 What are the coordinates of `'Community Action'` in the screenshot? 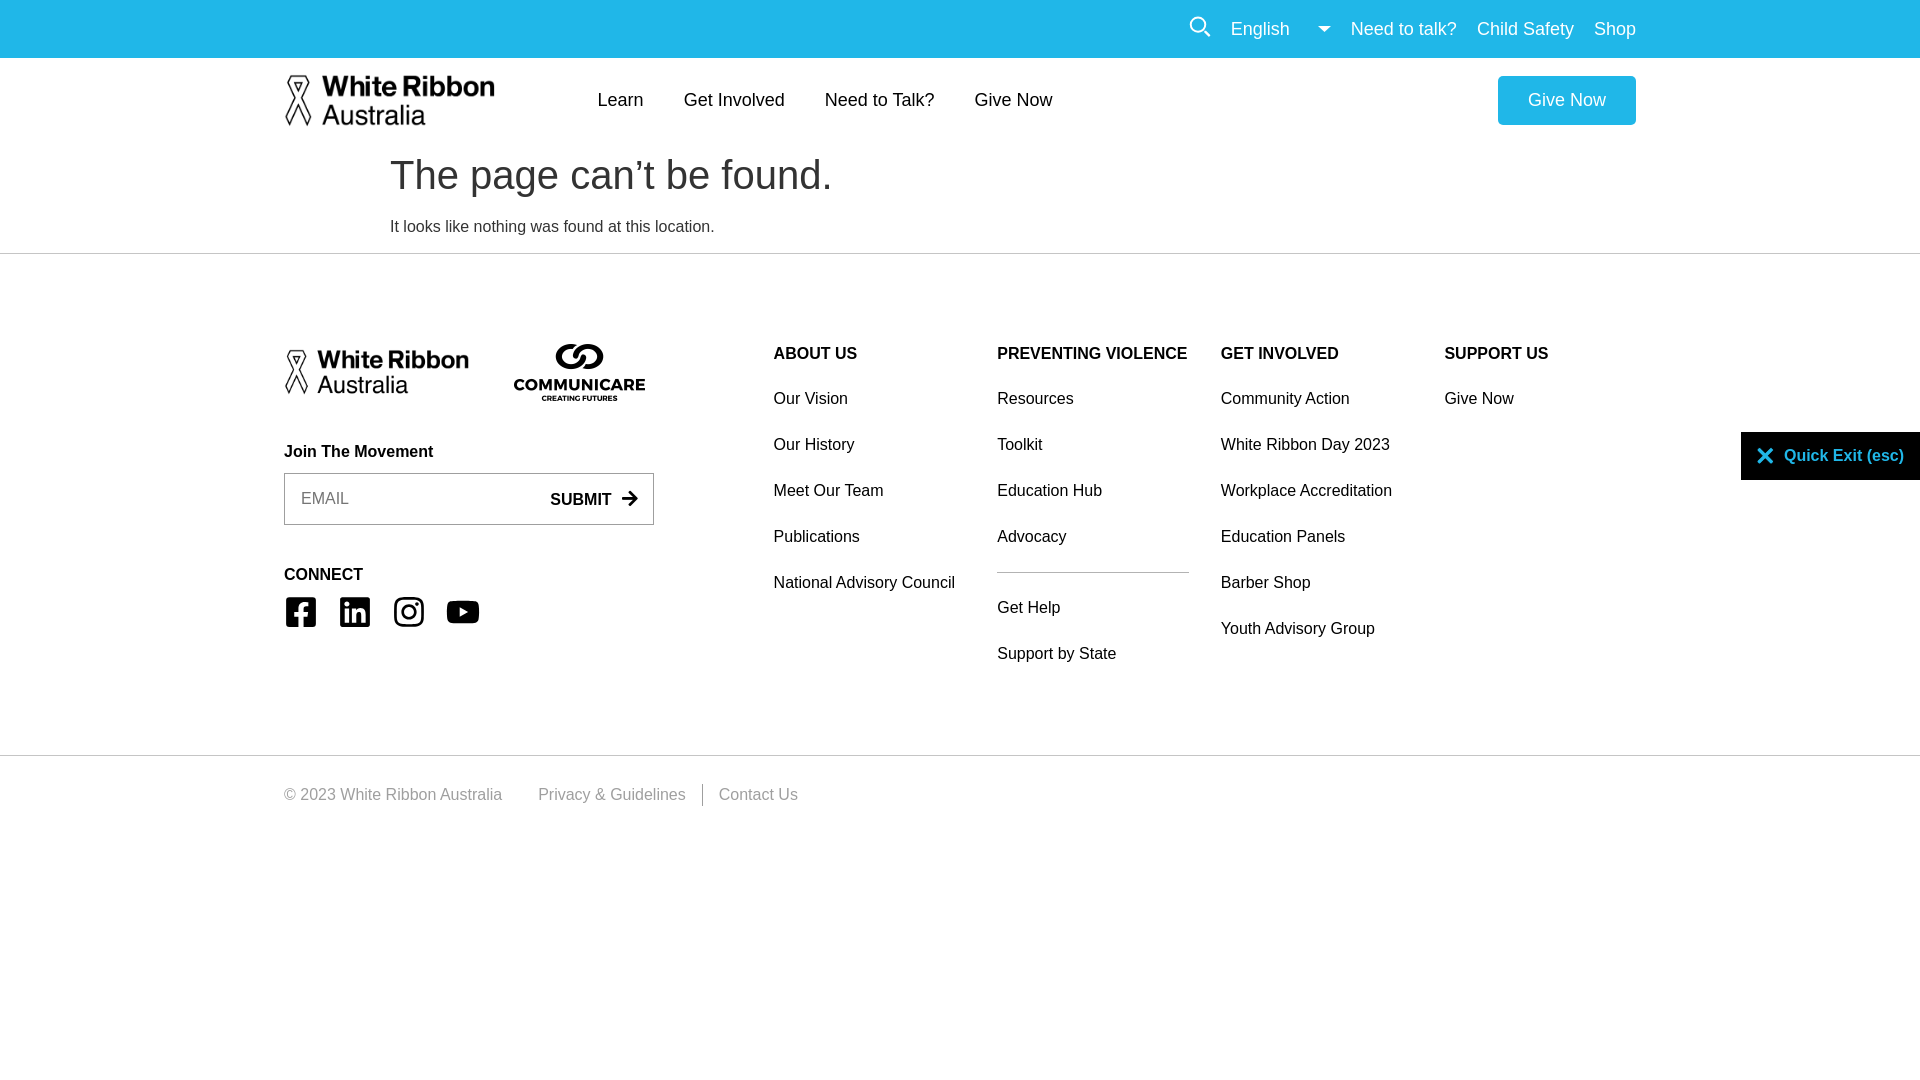 It's located at (1316, 398).